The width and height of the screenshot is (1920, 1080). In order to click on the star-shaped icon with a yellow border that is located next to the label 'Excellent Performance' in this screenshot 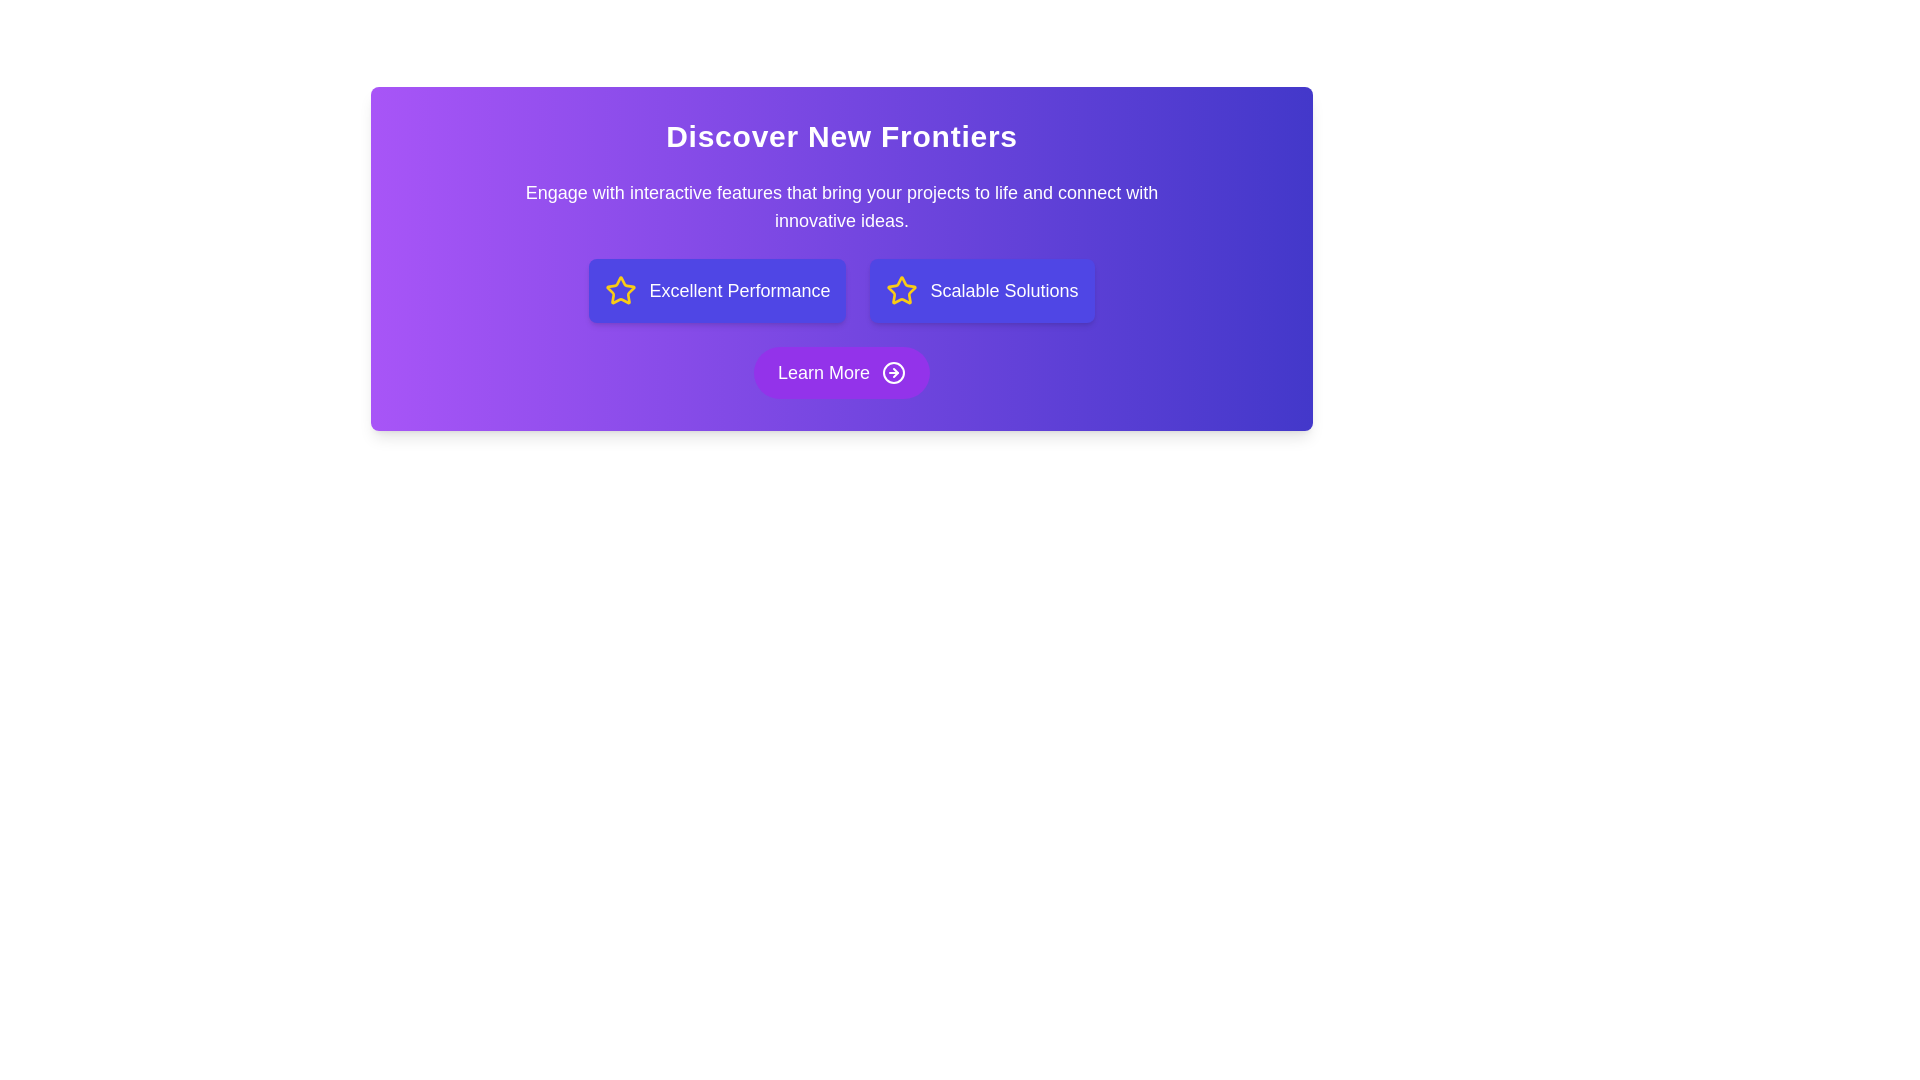, I will do `click(620, 290)`.